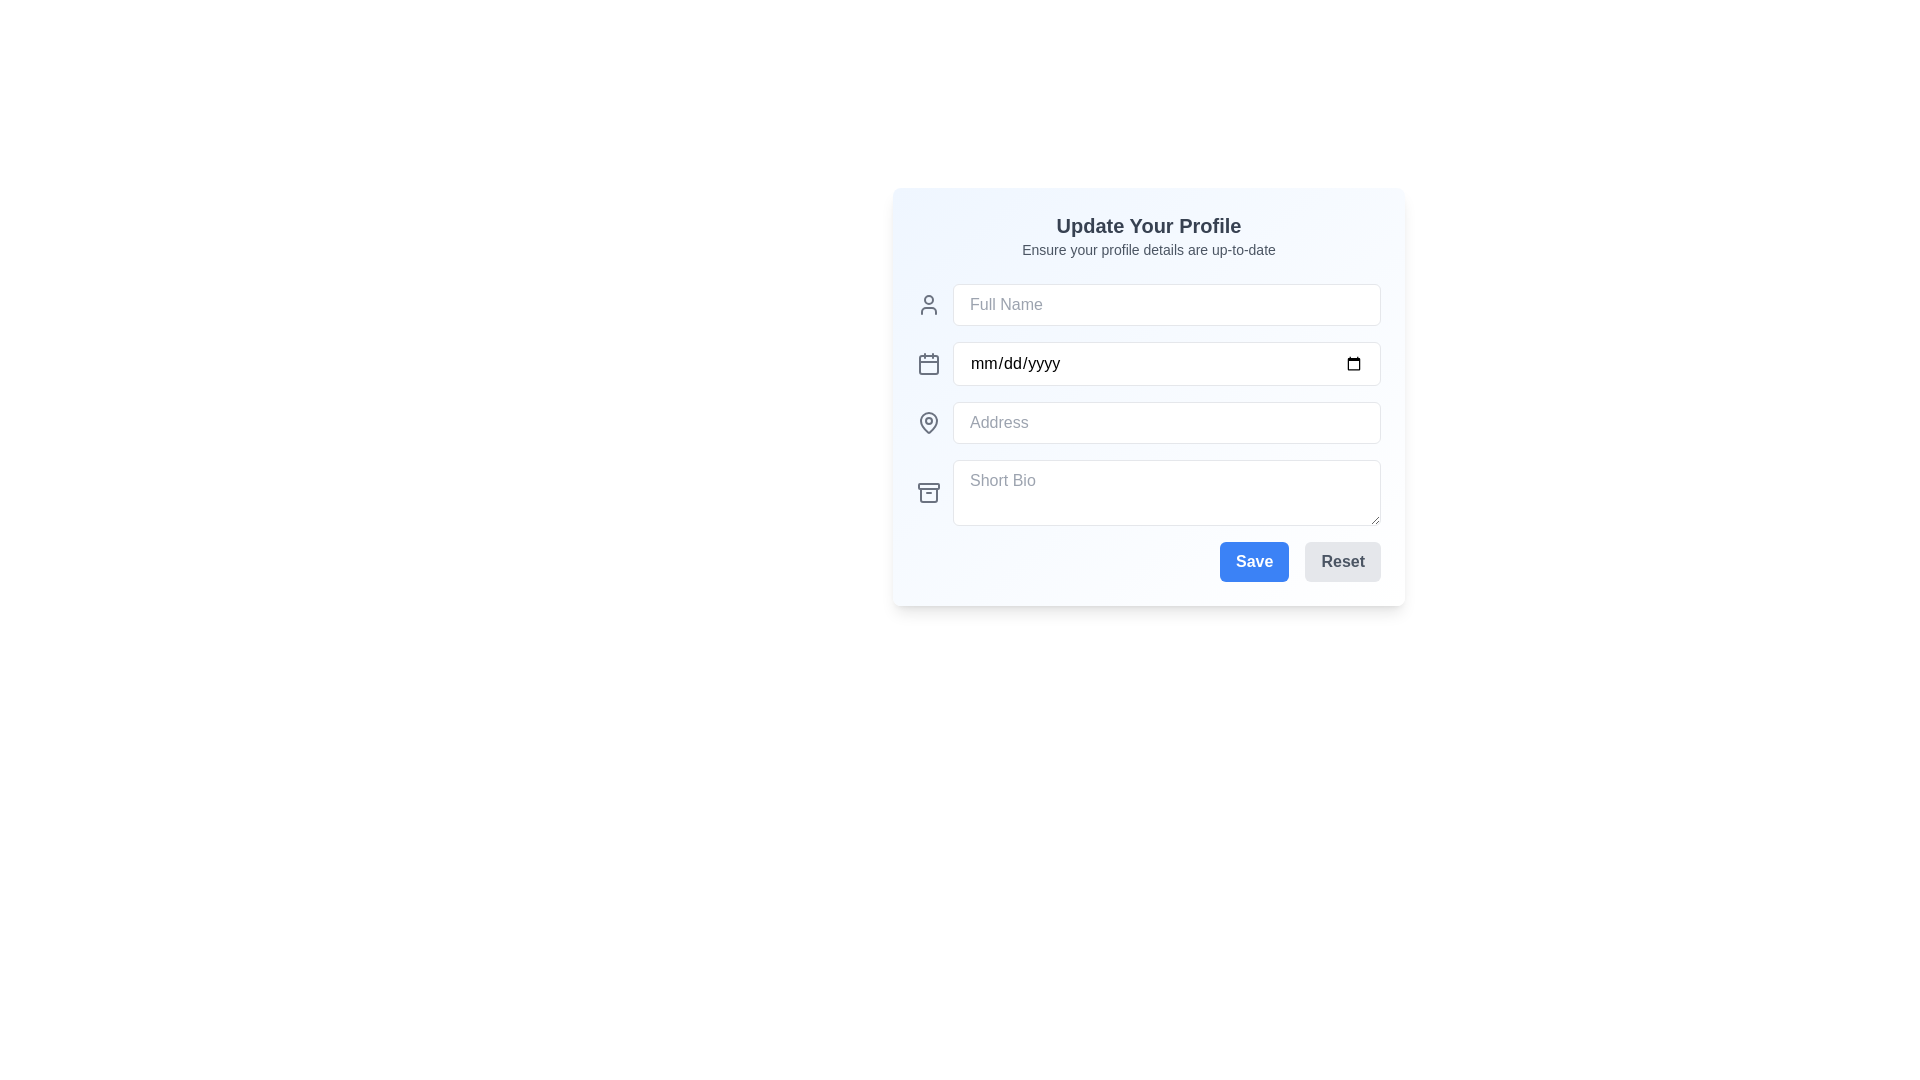 This screenshot has width=1920, height=1080. What do you see at coordinates (928, 495) in the screenshot?
I see `the gray box icon with a lid located at the bottom of the vertical stack of icons on the left side of the form` at bounding box center [928, 495].